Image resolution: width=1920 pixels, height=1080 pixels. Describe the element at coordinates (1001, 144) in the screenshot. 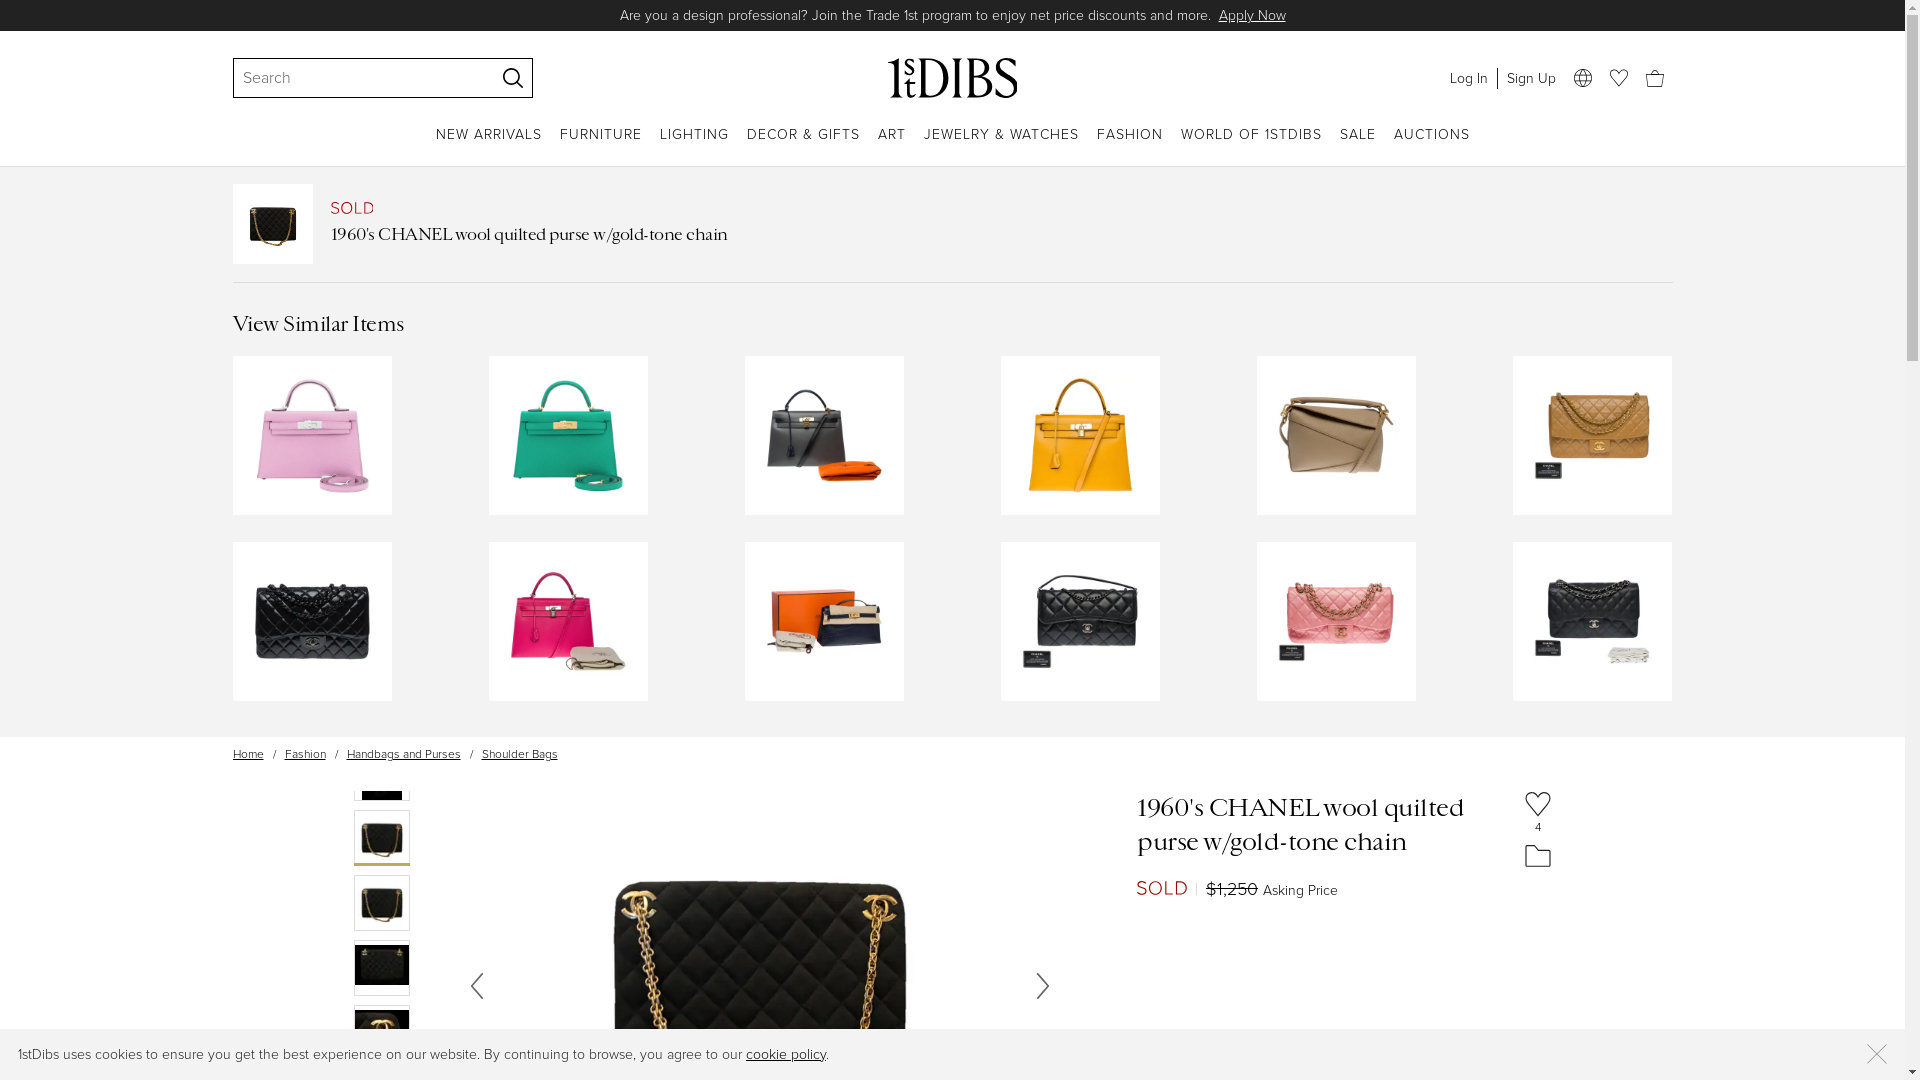

I see `'JEWELRY & WATCHES'` at that location.